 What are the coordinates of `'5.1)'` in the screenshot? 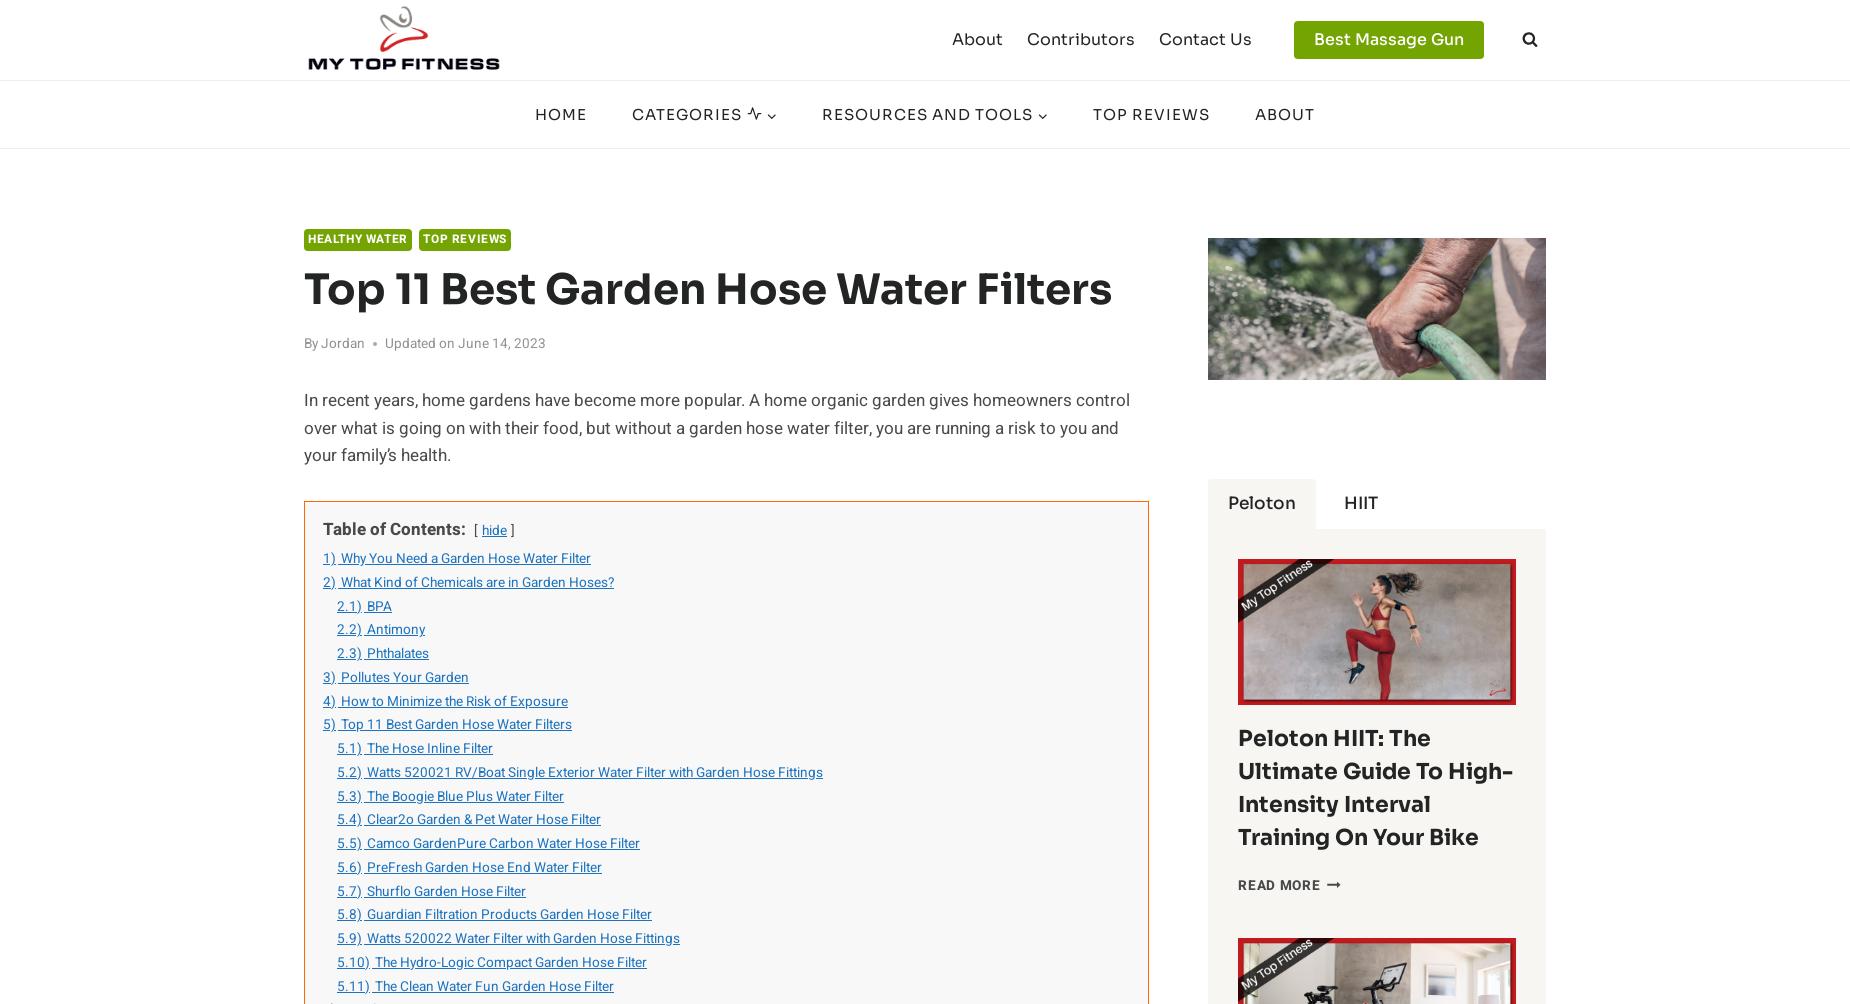 It's located at (336, 747).